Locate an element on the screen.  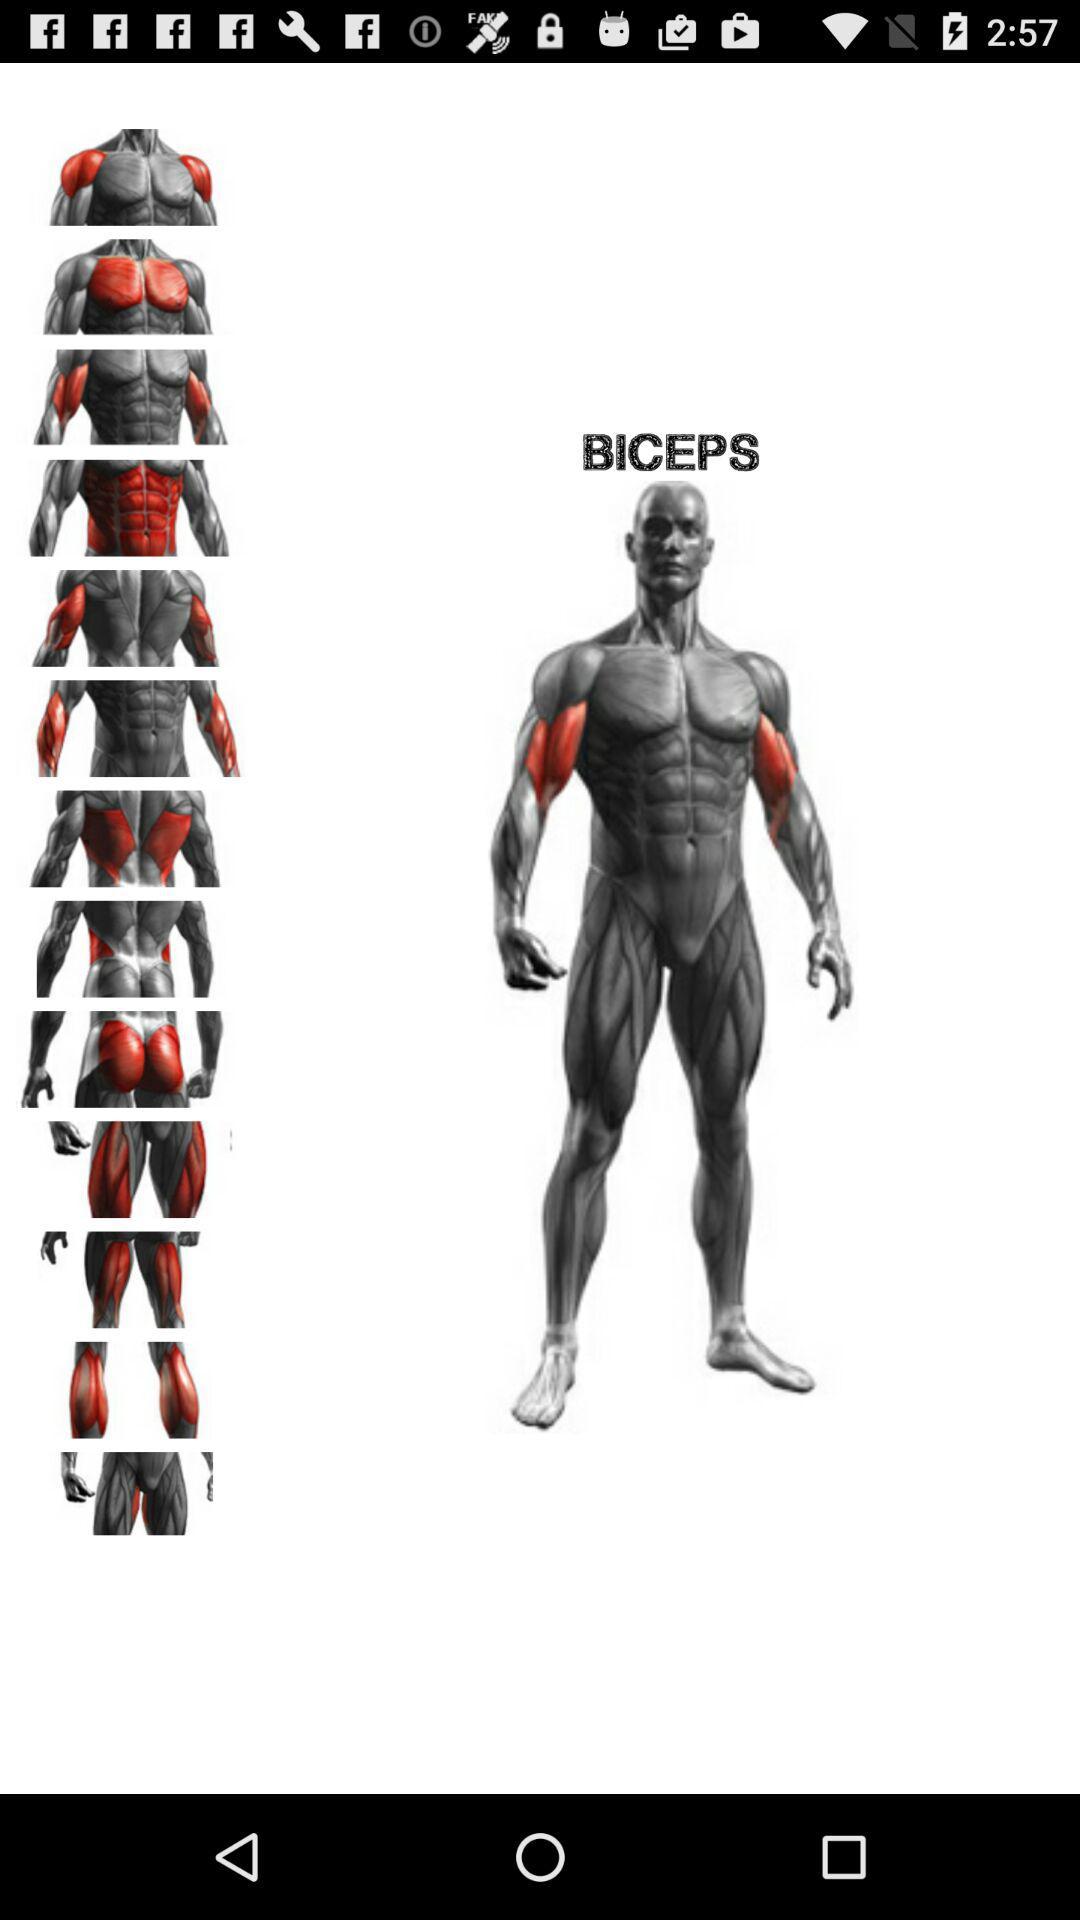
back side of the body is located at coordinates (131, 941).